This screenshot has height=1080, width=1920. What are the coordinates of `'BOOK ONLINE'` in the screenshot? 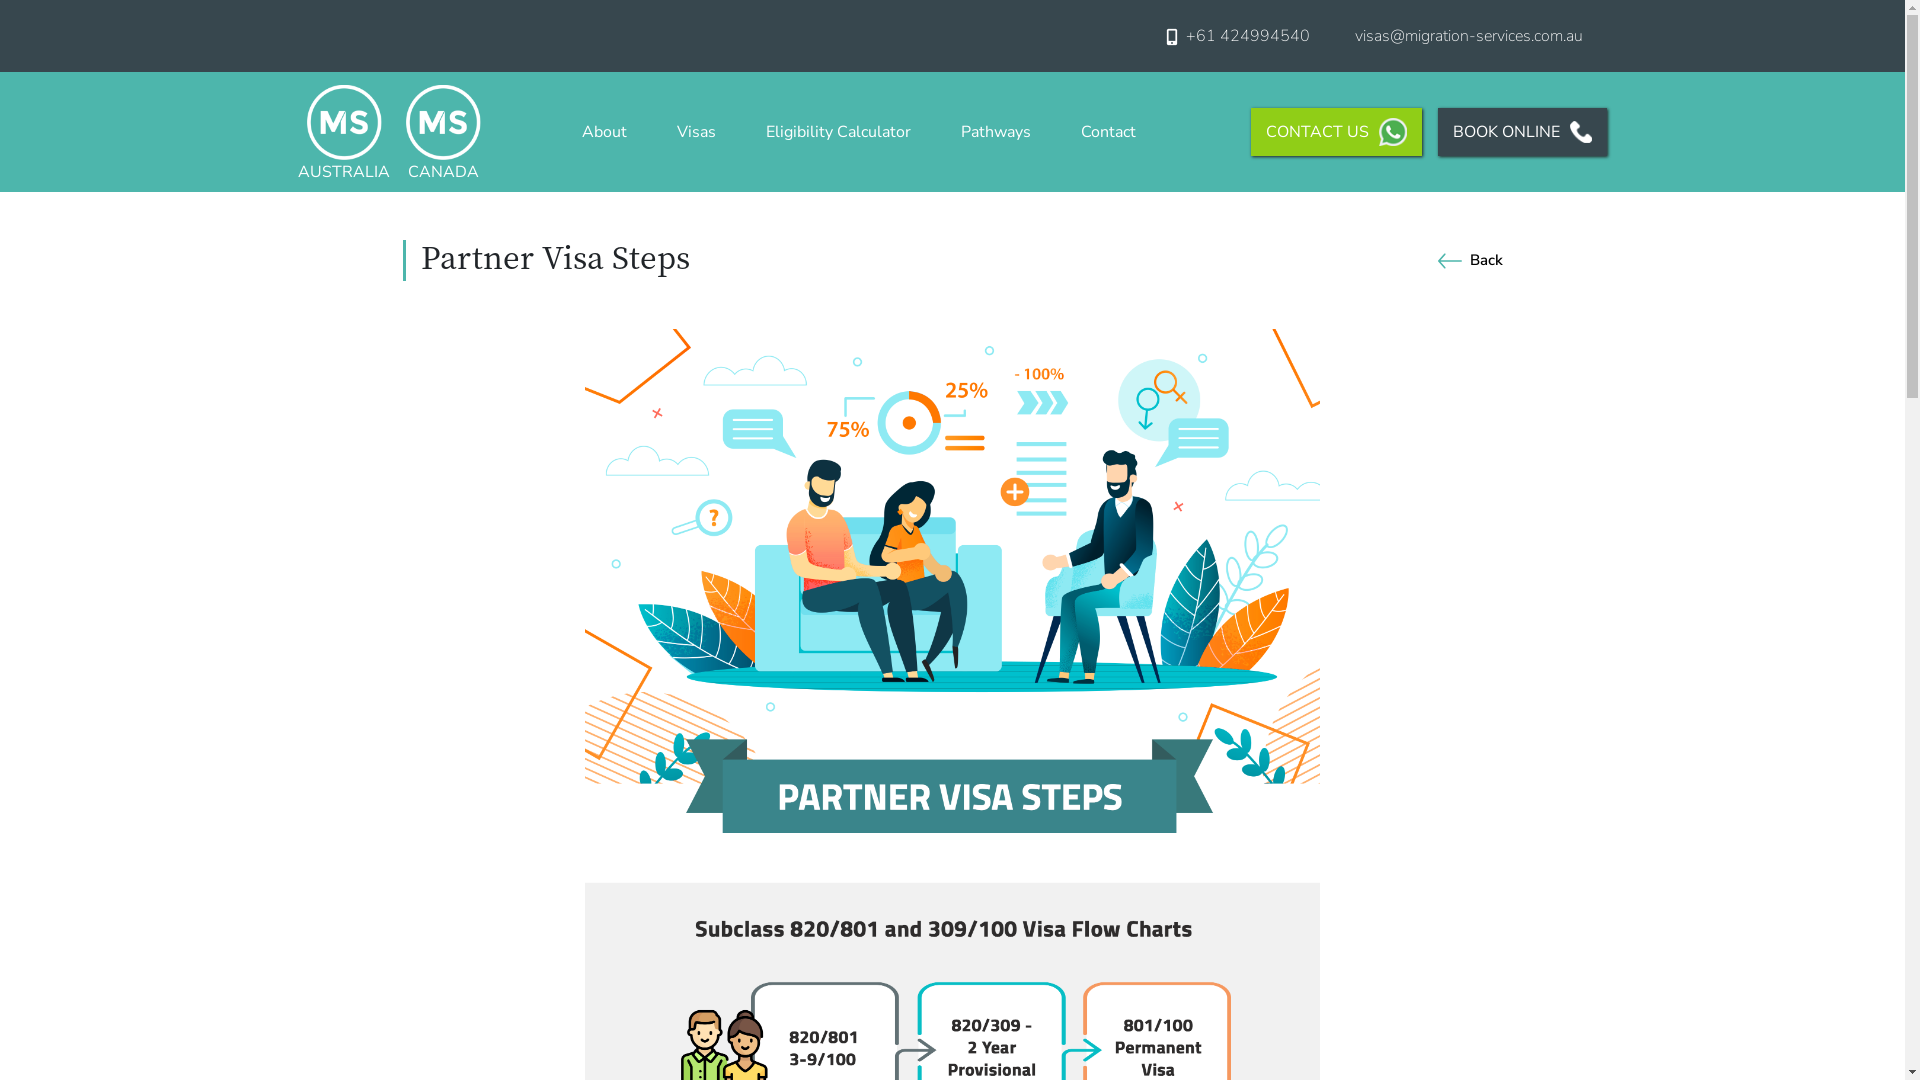 It's located at (1514, 131).